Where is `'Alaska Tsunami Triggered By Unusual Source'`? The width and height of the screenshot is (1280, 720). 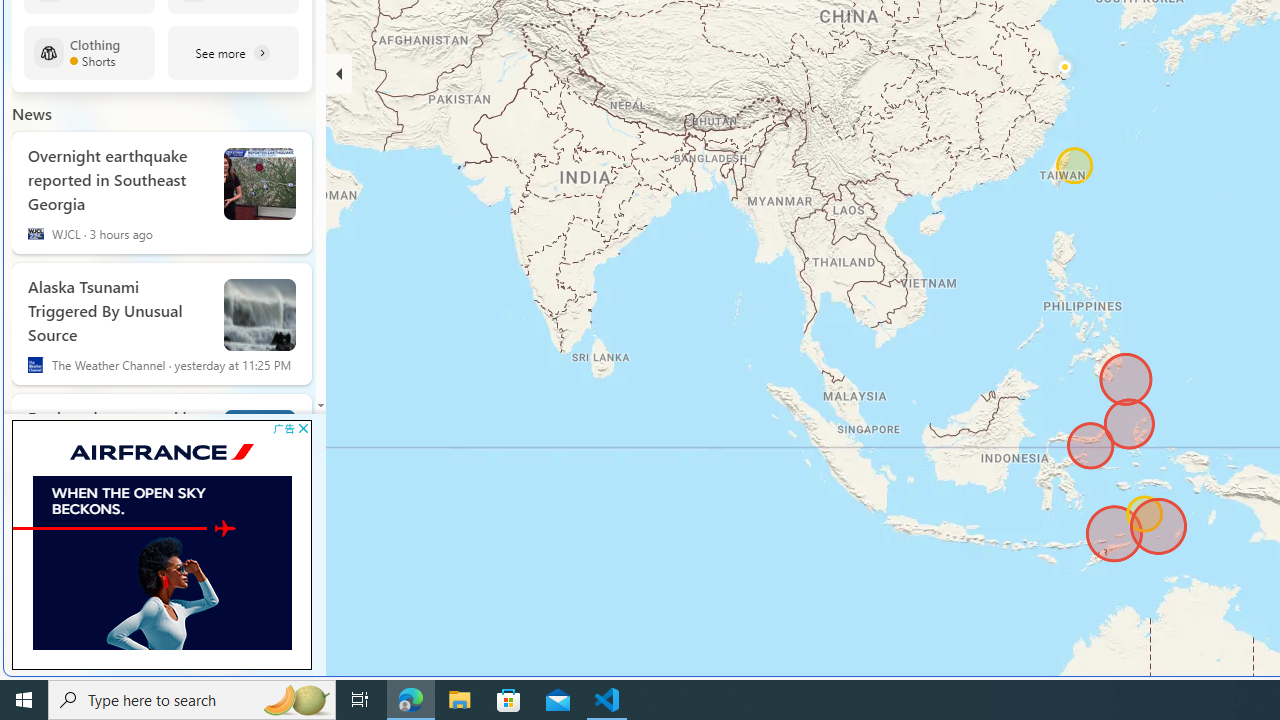
'Alaska Tsunami Triggered By Unusual Source' is located at coordinates (116, 307).